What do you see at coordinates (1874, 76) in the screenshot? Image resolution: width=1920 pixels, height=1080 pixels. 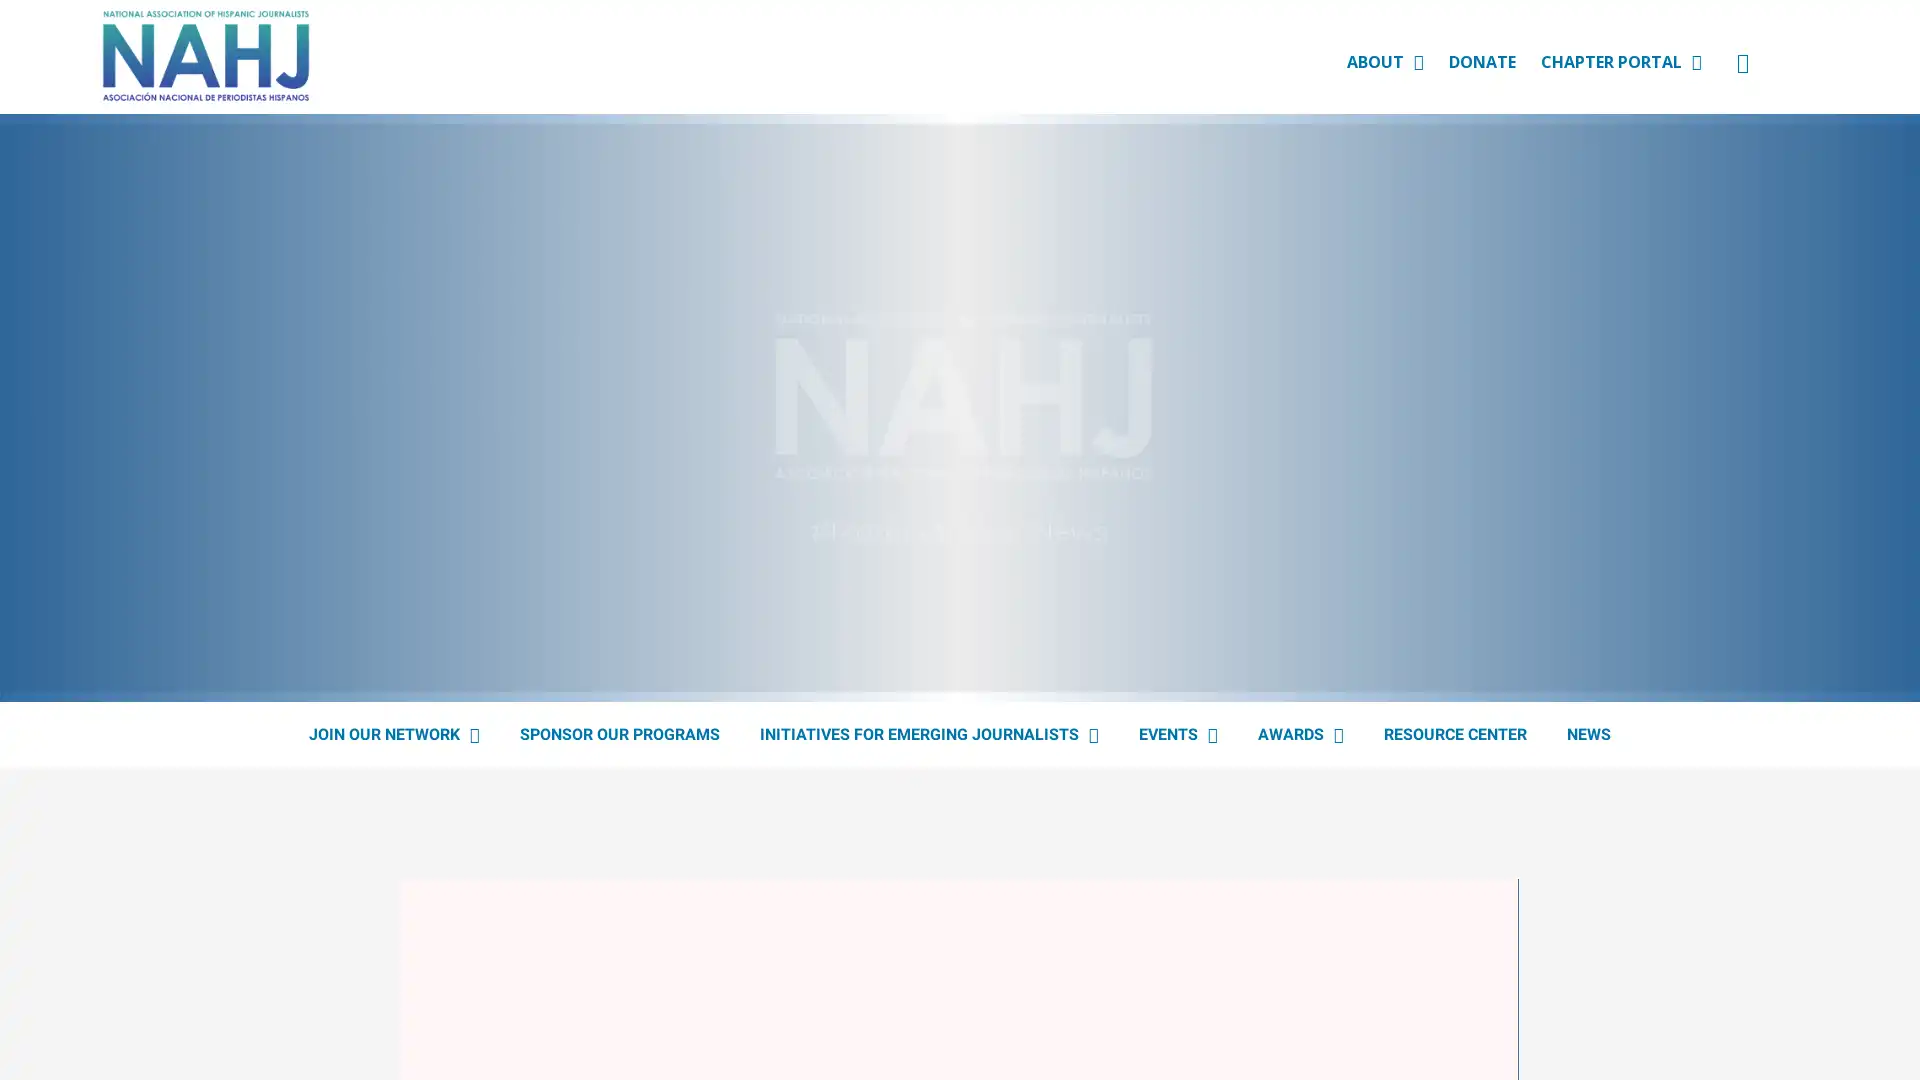 I see `Close search form` at bounding box center [1874, 76].